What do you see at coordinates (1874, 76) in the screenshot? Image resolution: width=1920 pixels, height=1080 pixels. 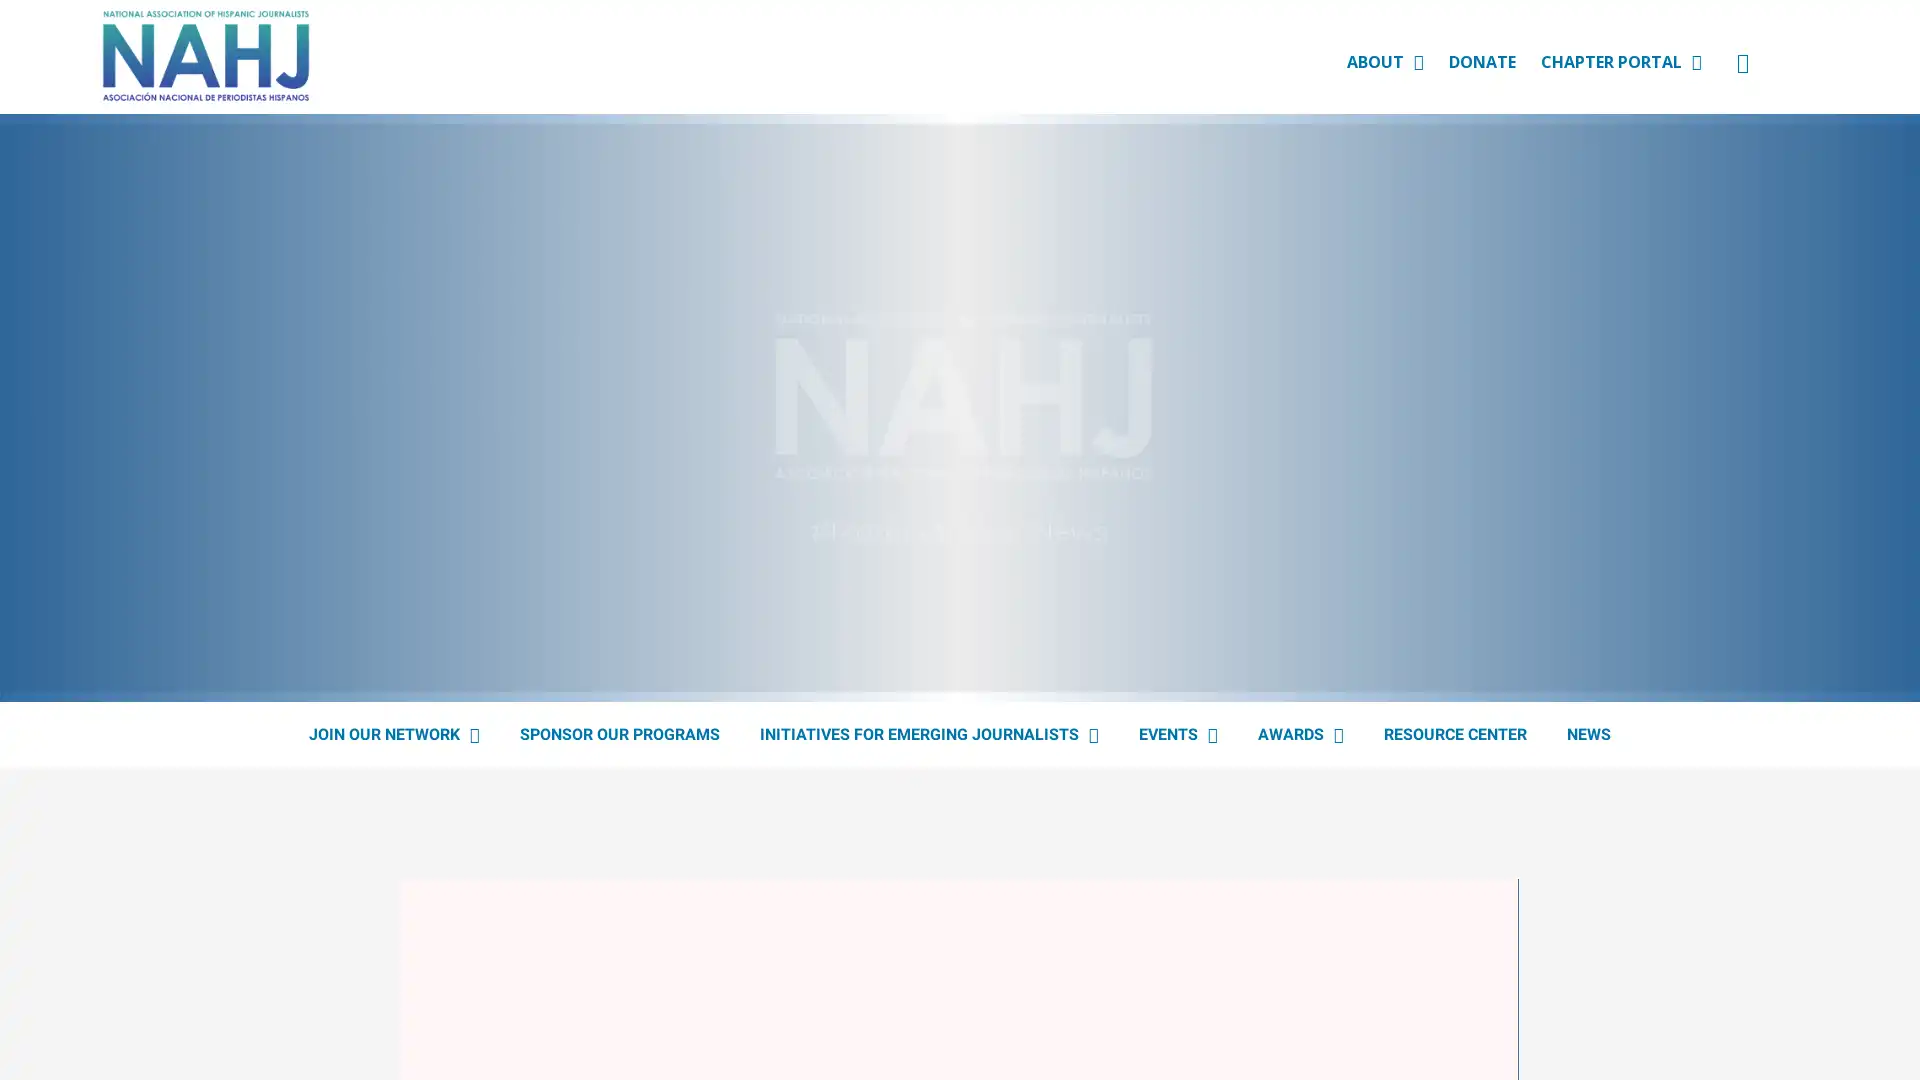 I see `Close search form` at bounding box center [1874, 76].